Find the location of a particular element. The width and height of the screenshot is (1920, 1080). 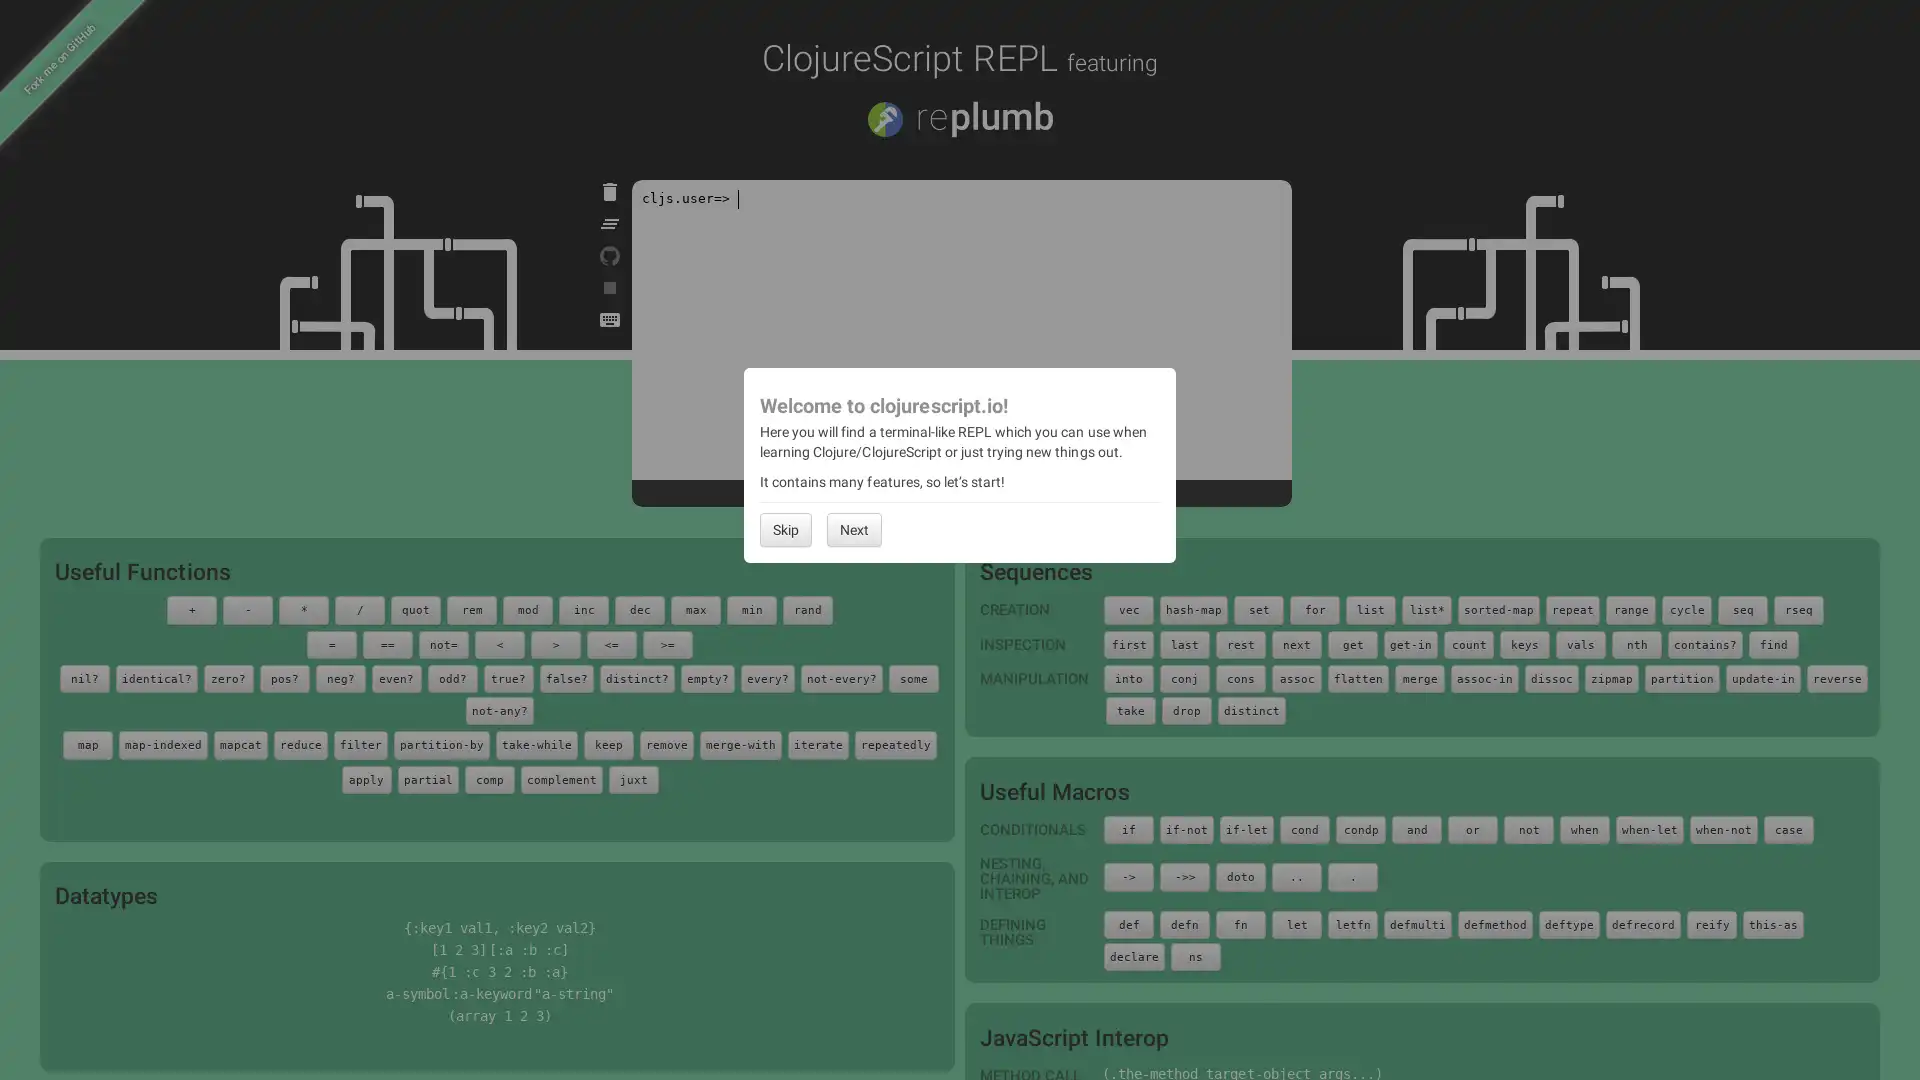

last is located at coordinates (1185, 644).